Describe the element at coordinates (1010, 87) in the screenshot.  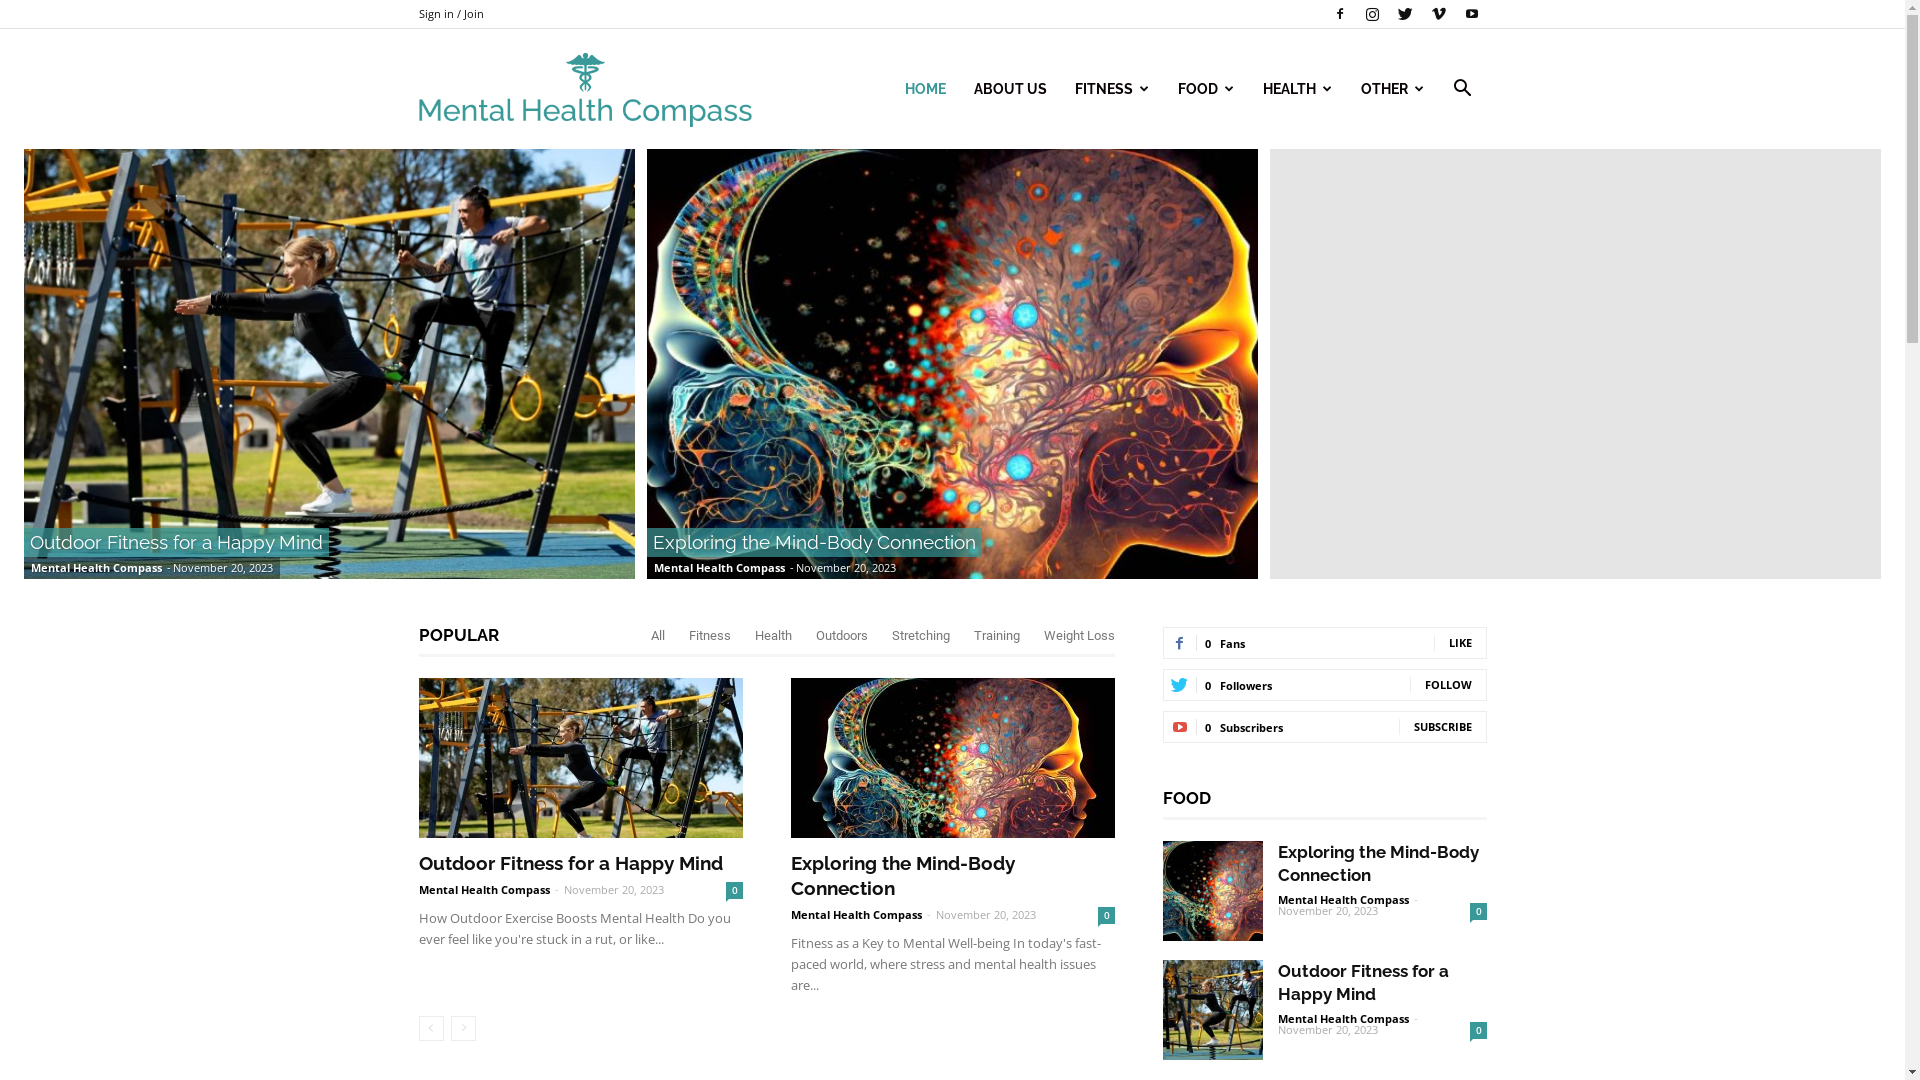
I see `'ABOUT US'` at that location.